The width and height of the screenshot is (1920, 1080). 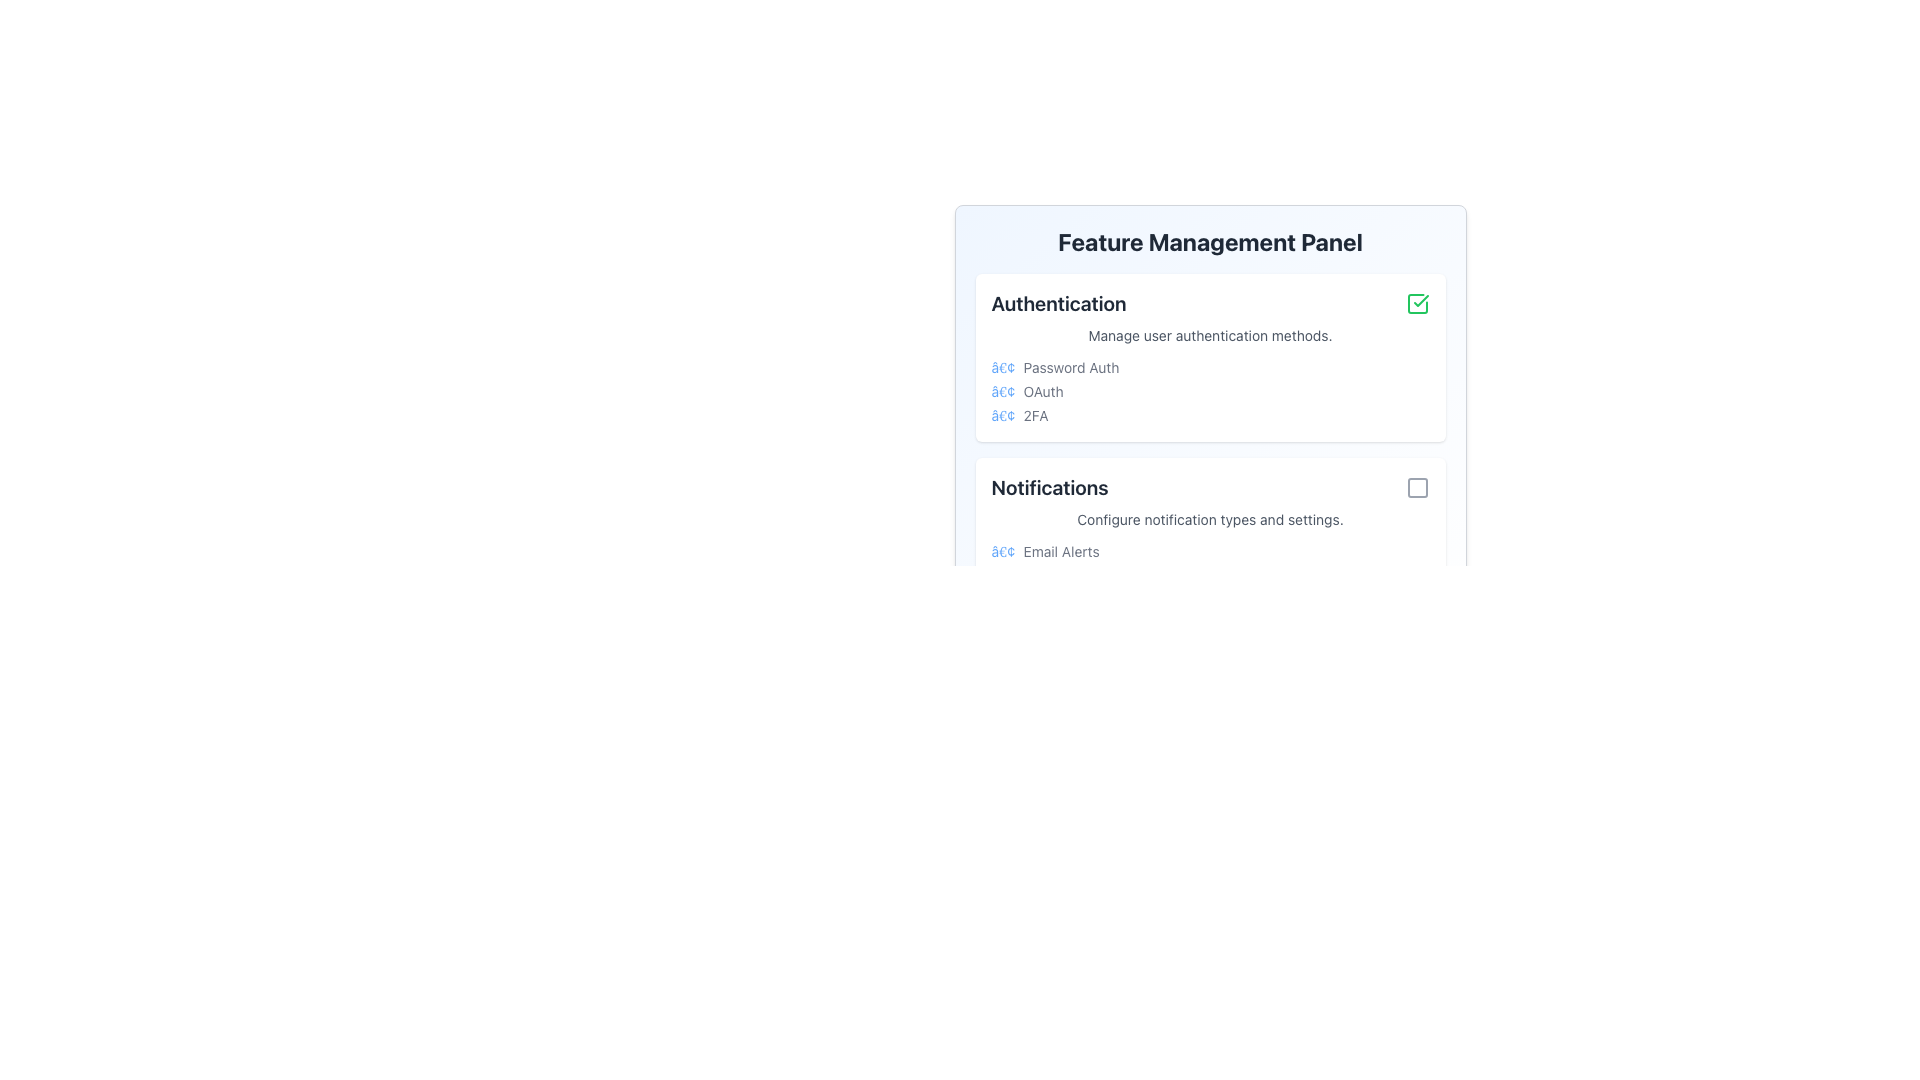 What do you see at coordinates (1416, 304) in the screenshot?
I see `the green outlined square check icon with a check mark inside it, located next to the 'Authentication' header` at bounding box center [1416, 304].